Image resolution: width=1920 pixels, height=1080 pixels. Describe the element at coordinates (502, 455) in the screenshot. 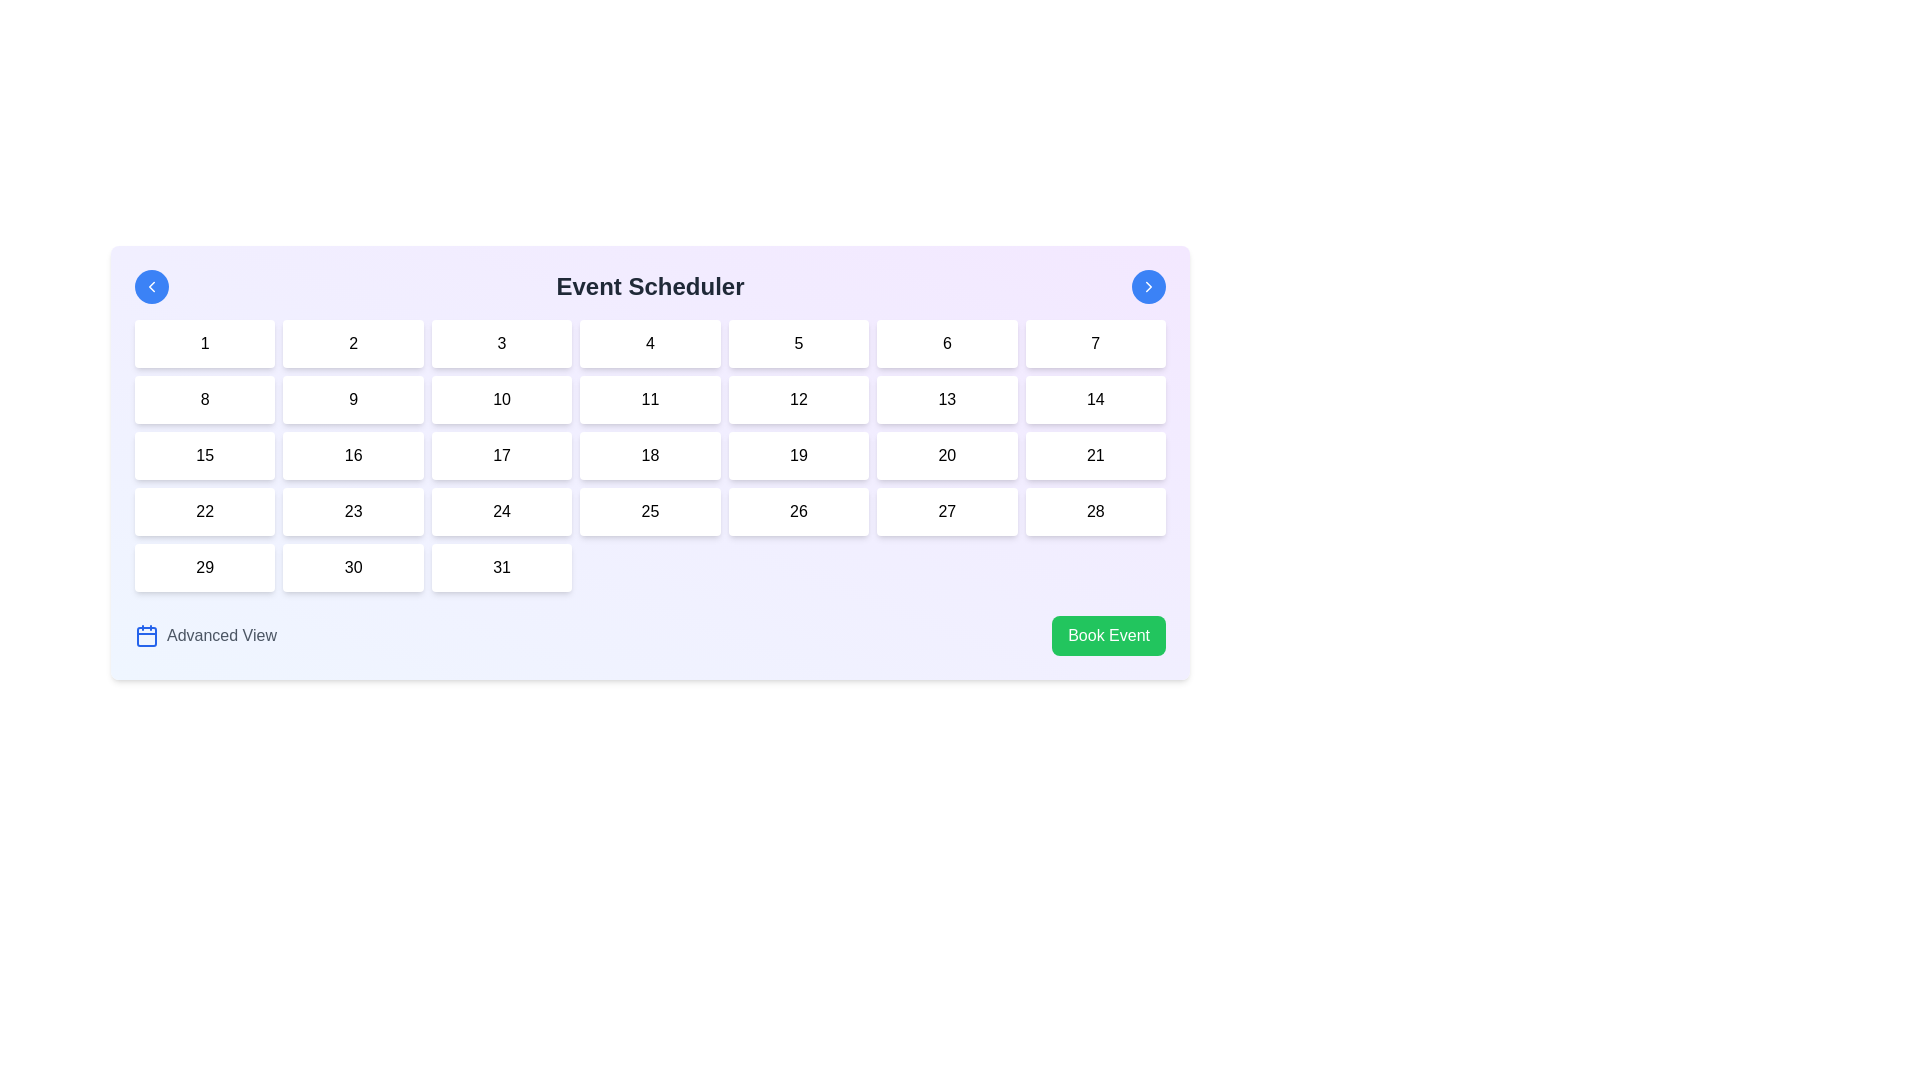

I see `the button with the number '17' centered inside, which has a white background and a rounded border` at that location.